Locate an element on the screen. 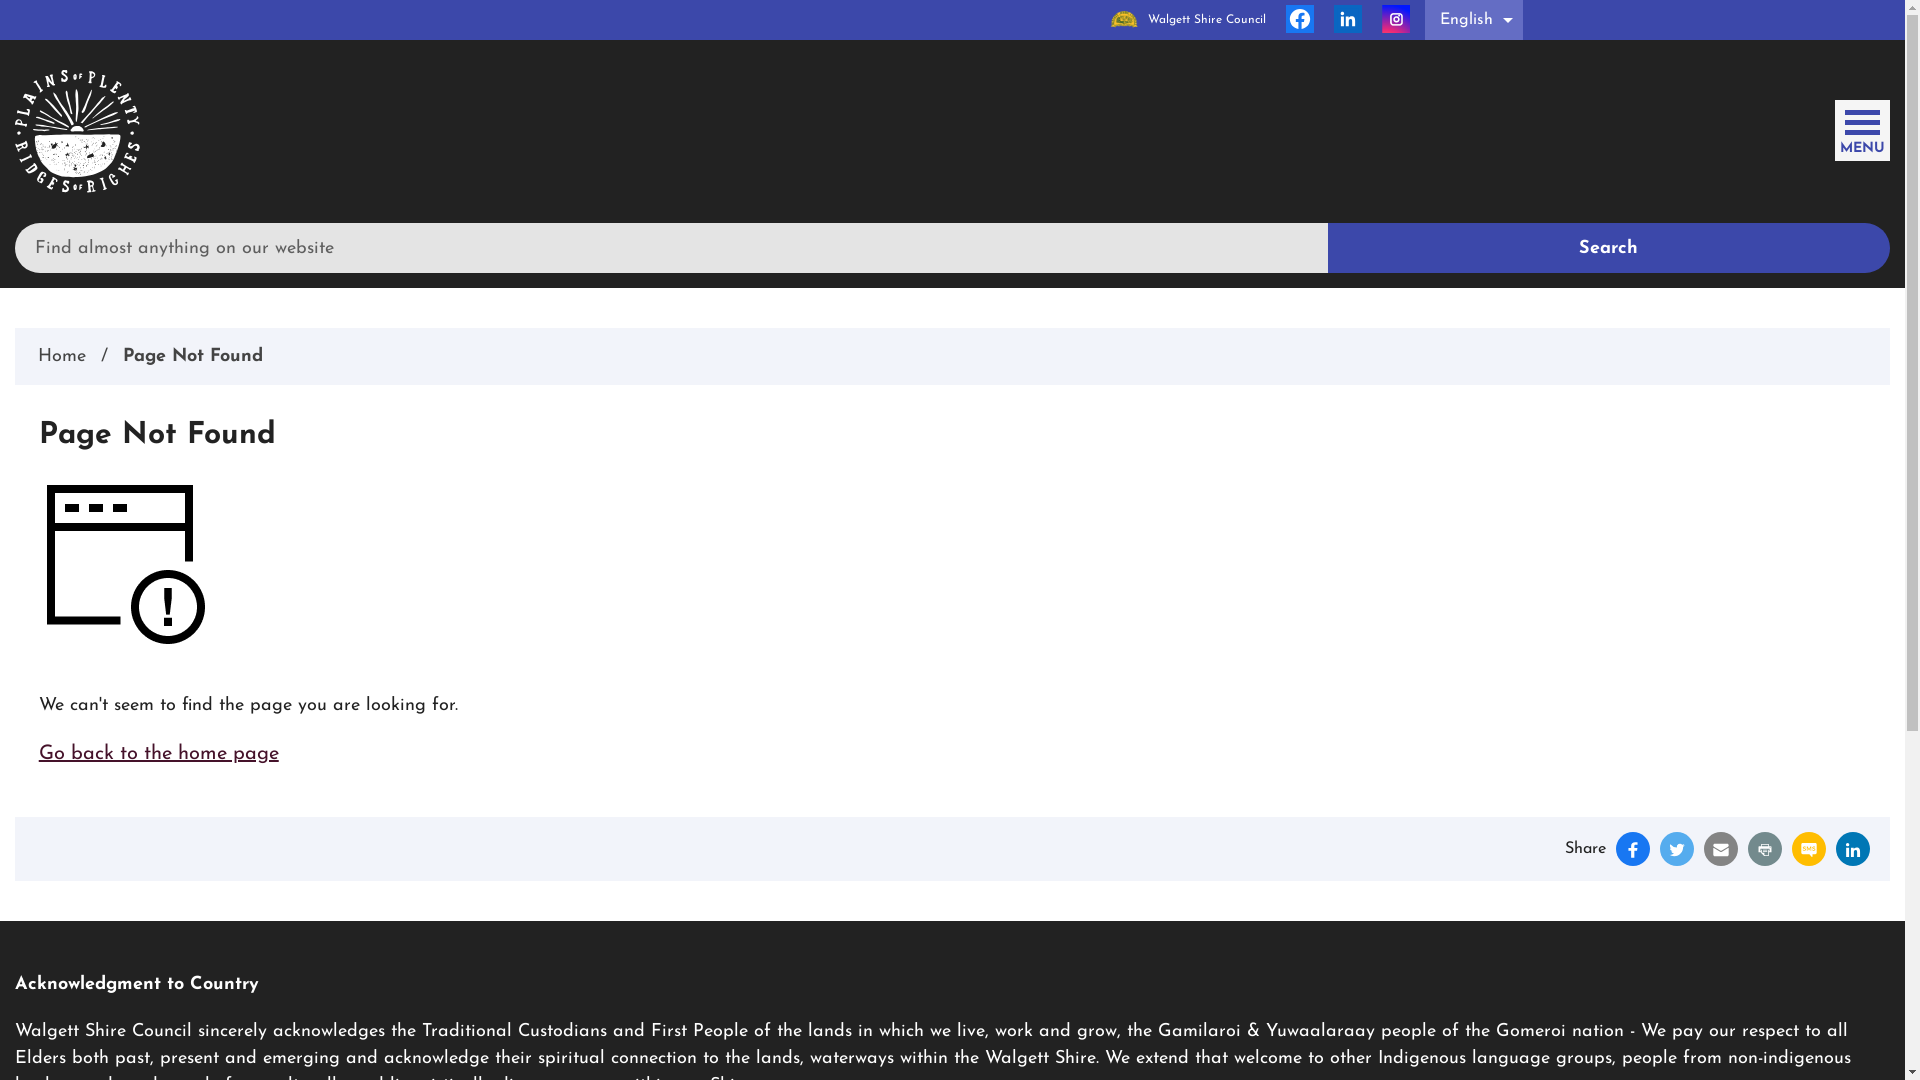  'Facebook' is located at coordinates (1632, 848).